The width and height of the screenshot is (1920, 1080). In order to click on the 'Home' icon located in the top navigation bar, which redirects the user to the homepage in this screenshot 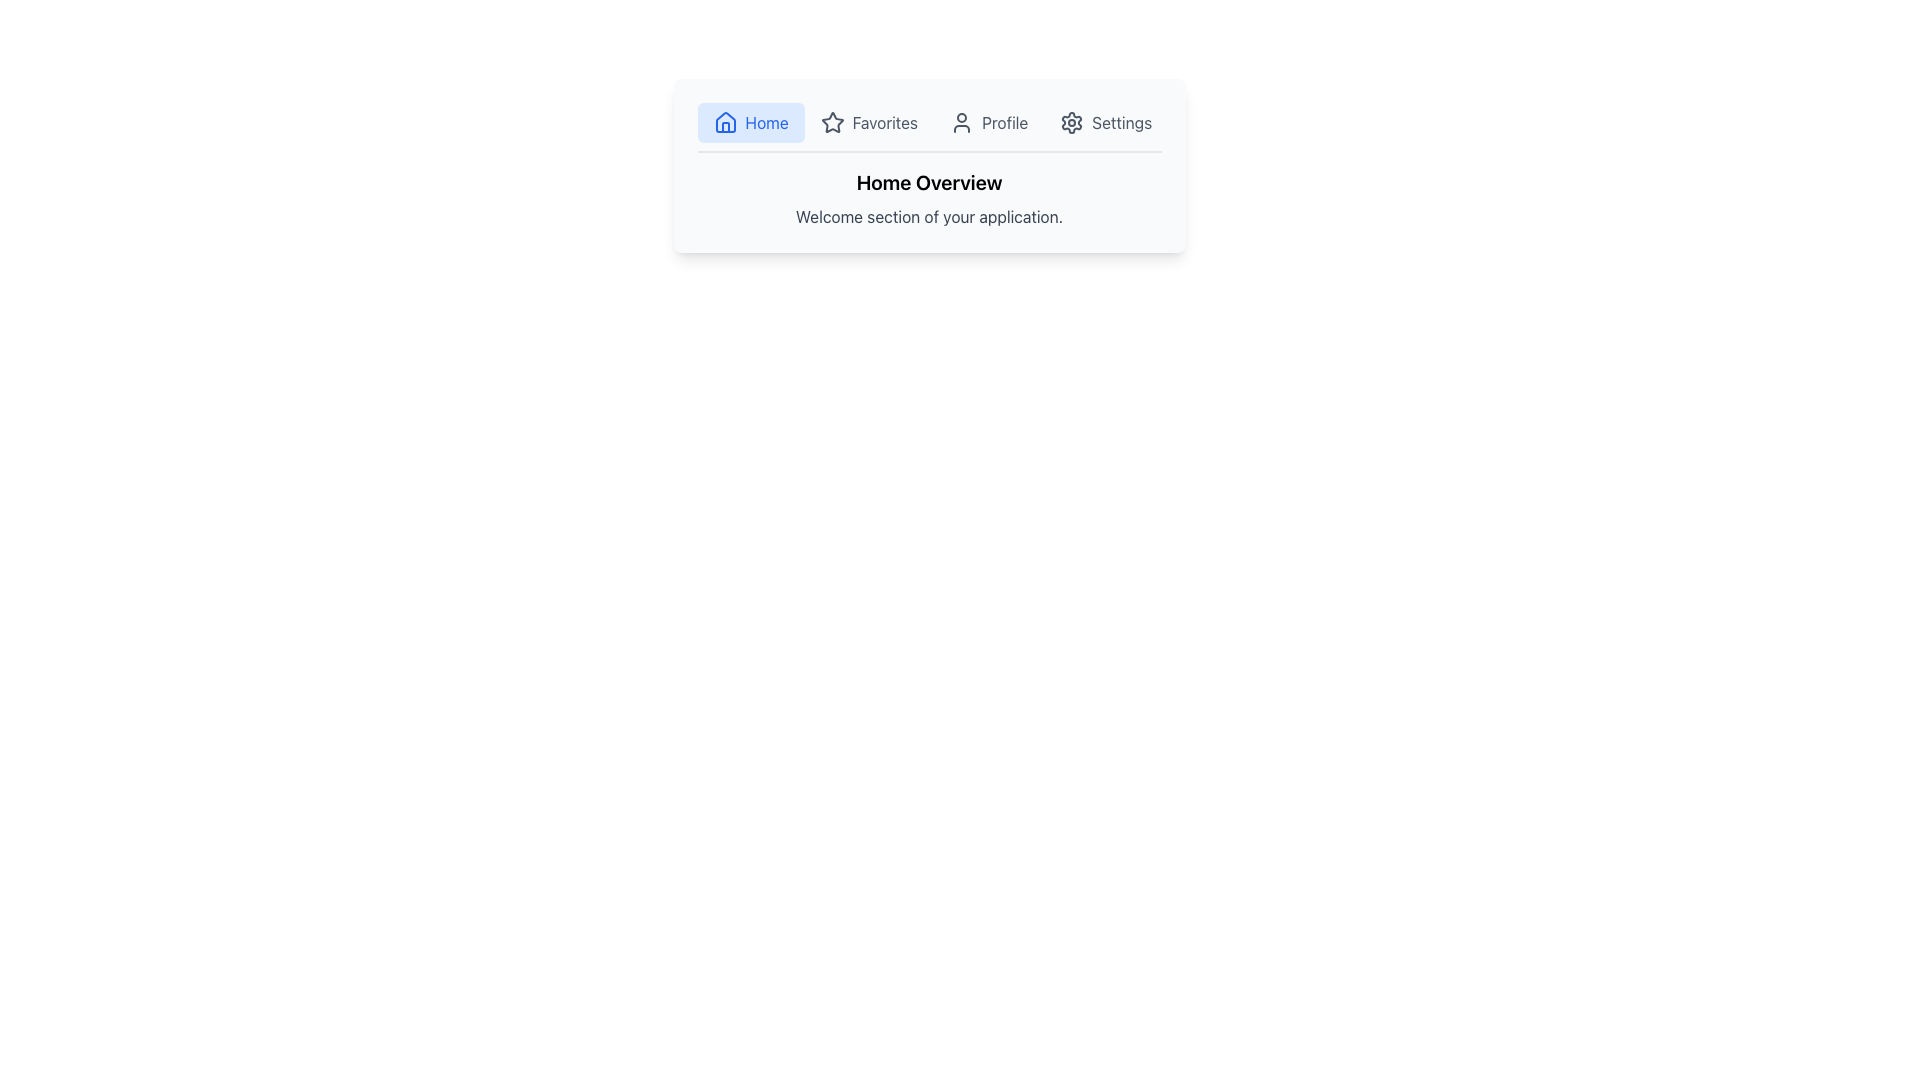, I will do `click(724, 122)`.